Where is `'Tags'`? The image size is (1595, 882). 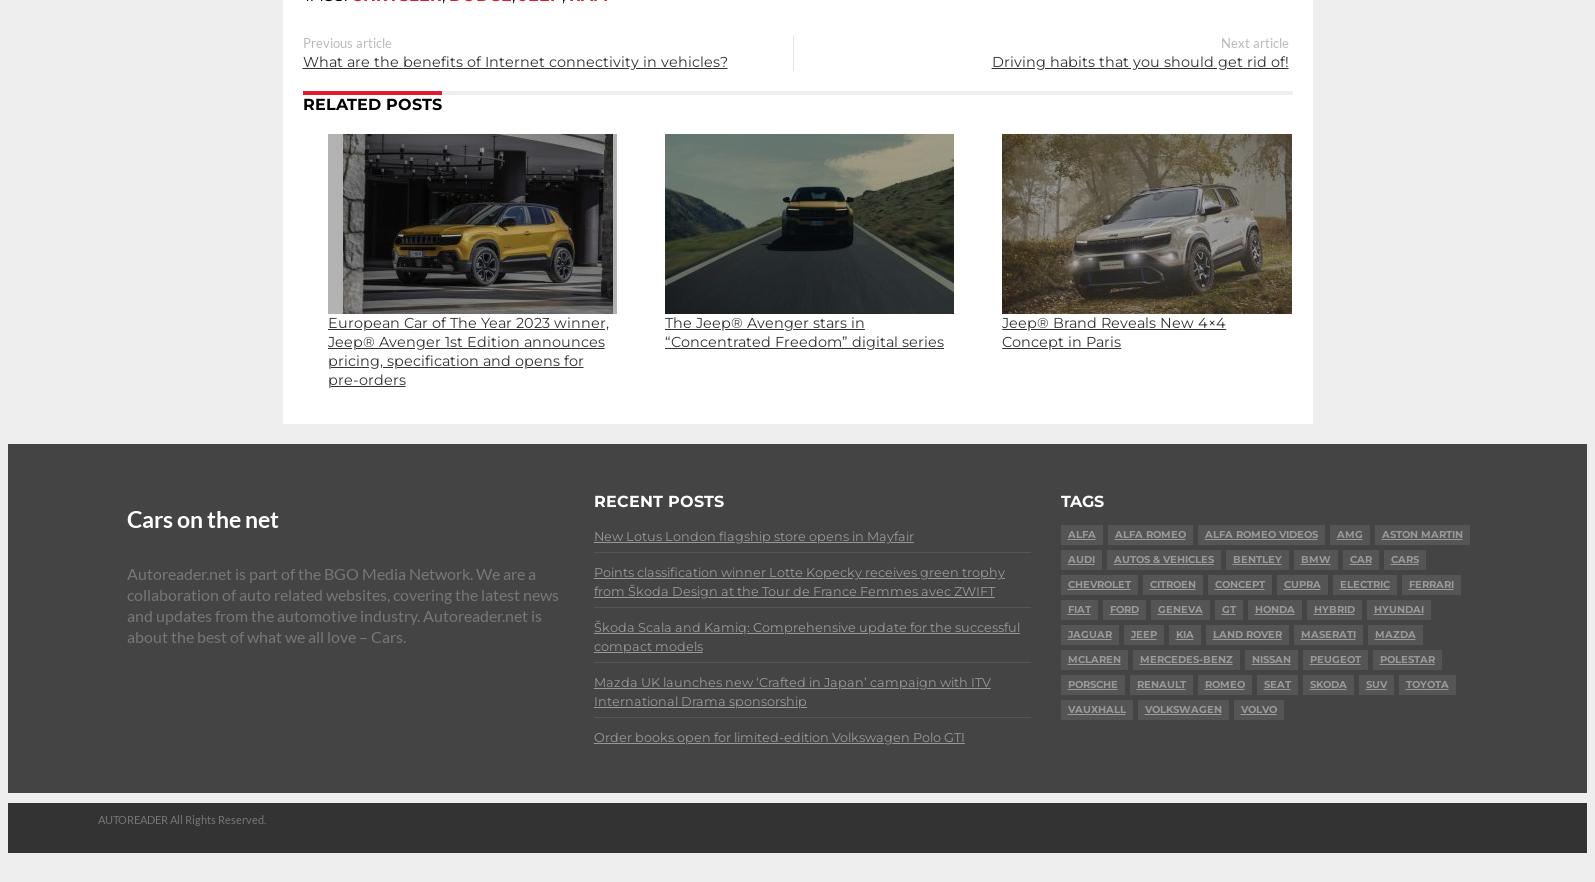
'Tags' is located at coordinates (1080, 500).